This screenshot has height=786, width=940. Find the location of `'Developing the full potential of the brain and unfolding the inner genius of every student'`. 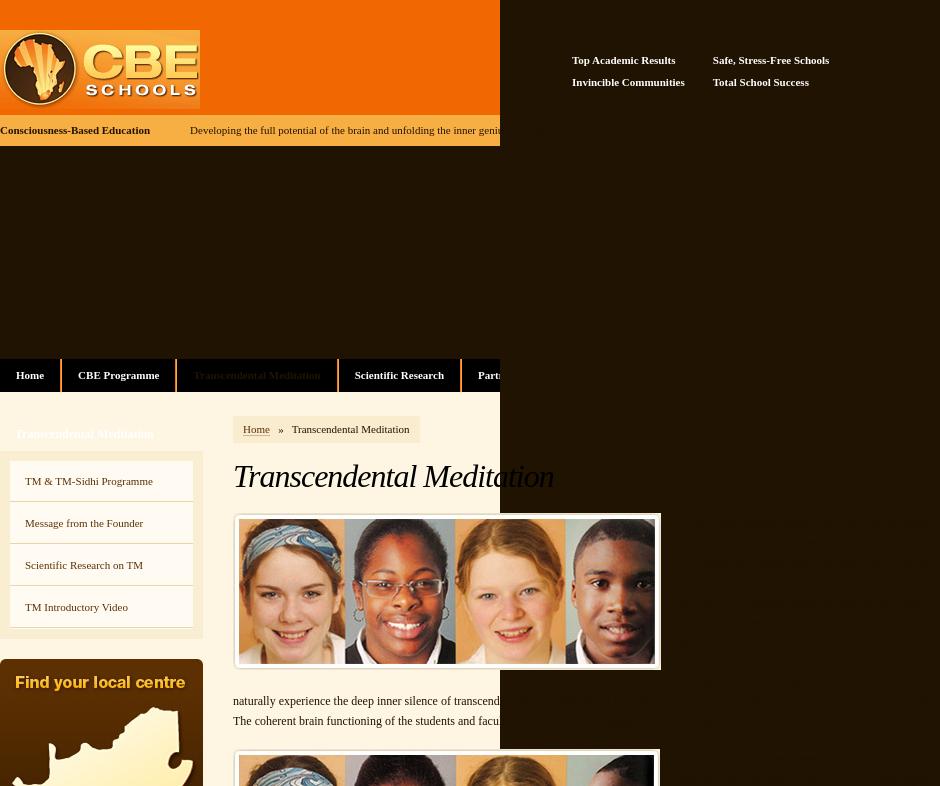

'Developing the full potential of the brain and unfolding the inner genius of every student' is located at coordinates (384, 129).